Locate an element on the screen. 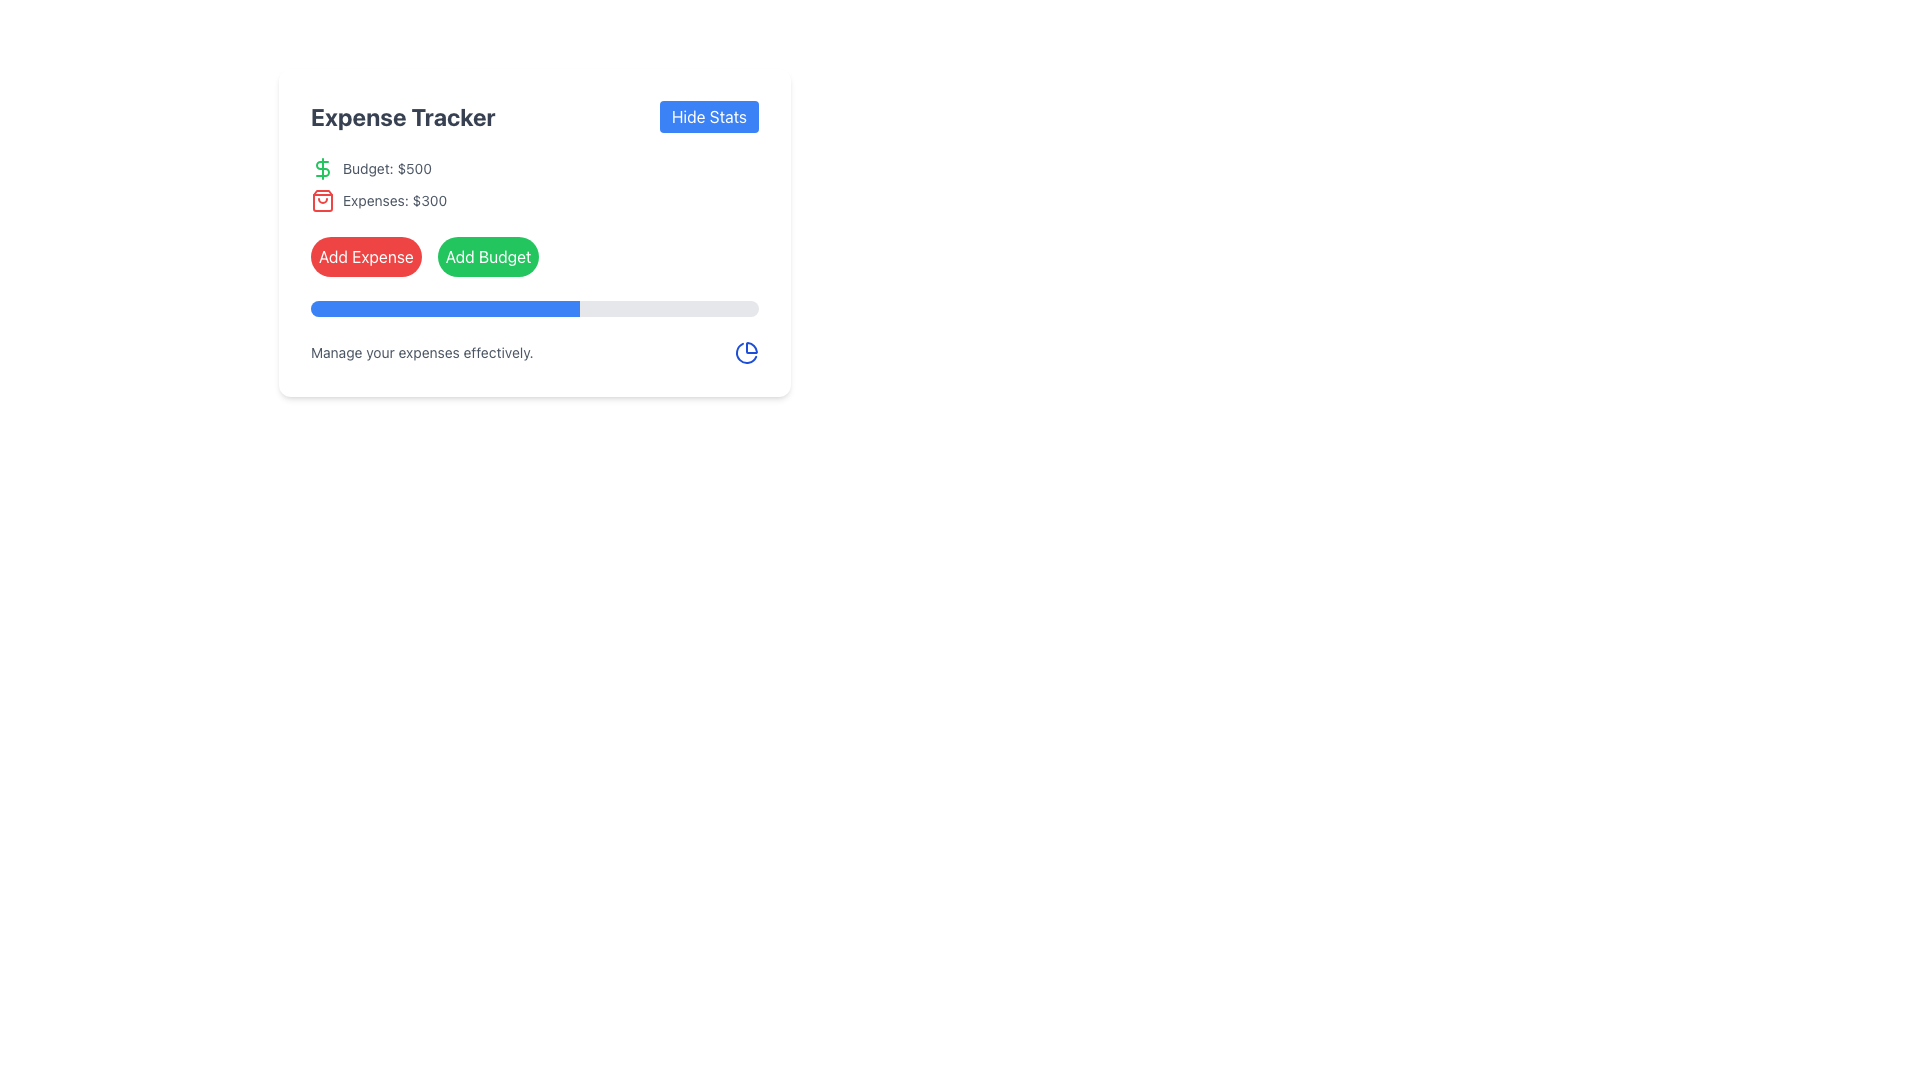 Image resolution: width=1920 pixels, height=1080 pixels. the leftmost button for adding an expense, positioned next to the 'Add Budget' button, to initiate the expense addition process is located at coordinates (366, 256).